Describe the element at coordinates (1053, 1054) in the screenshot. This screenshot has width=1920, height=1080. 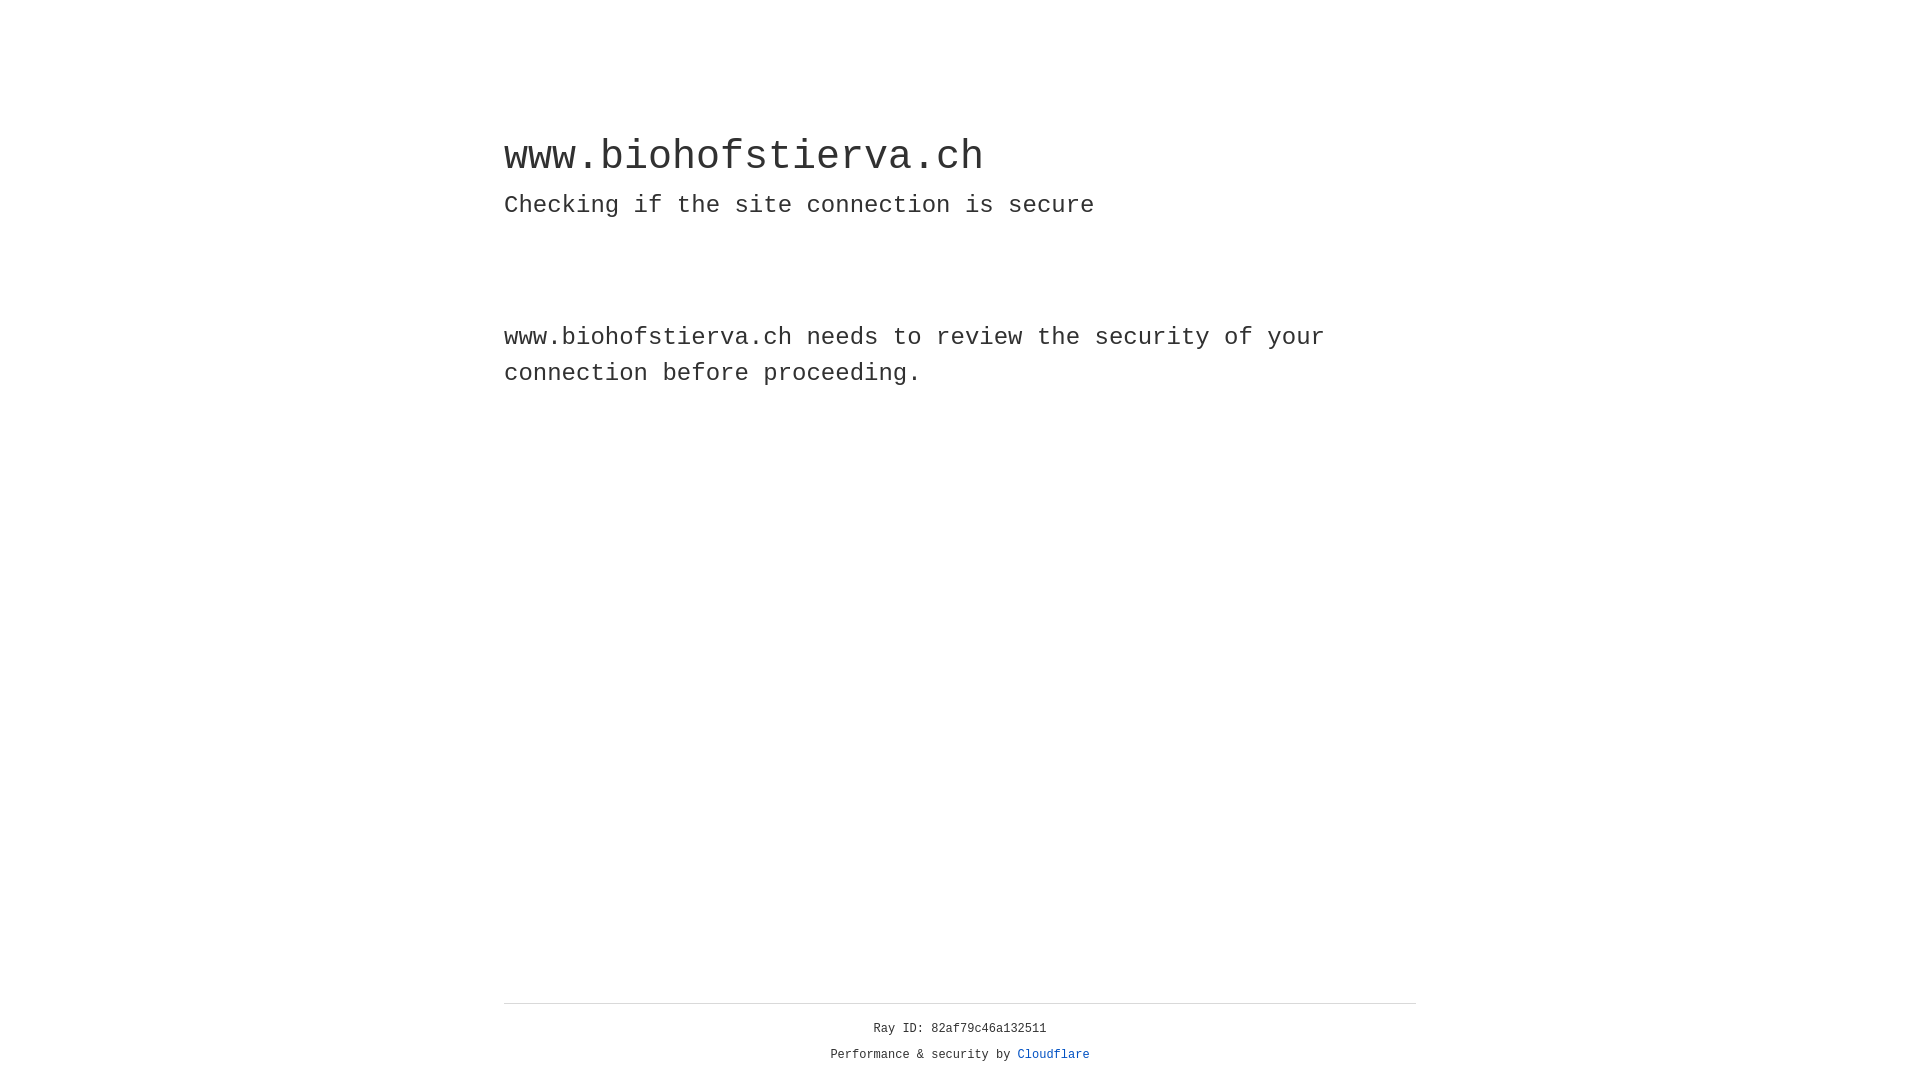
I see `'Cloudflare'` at that location.